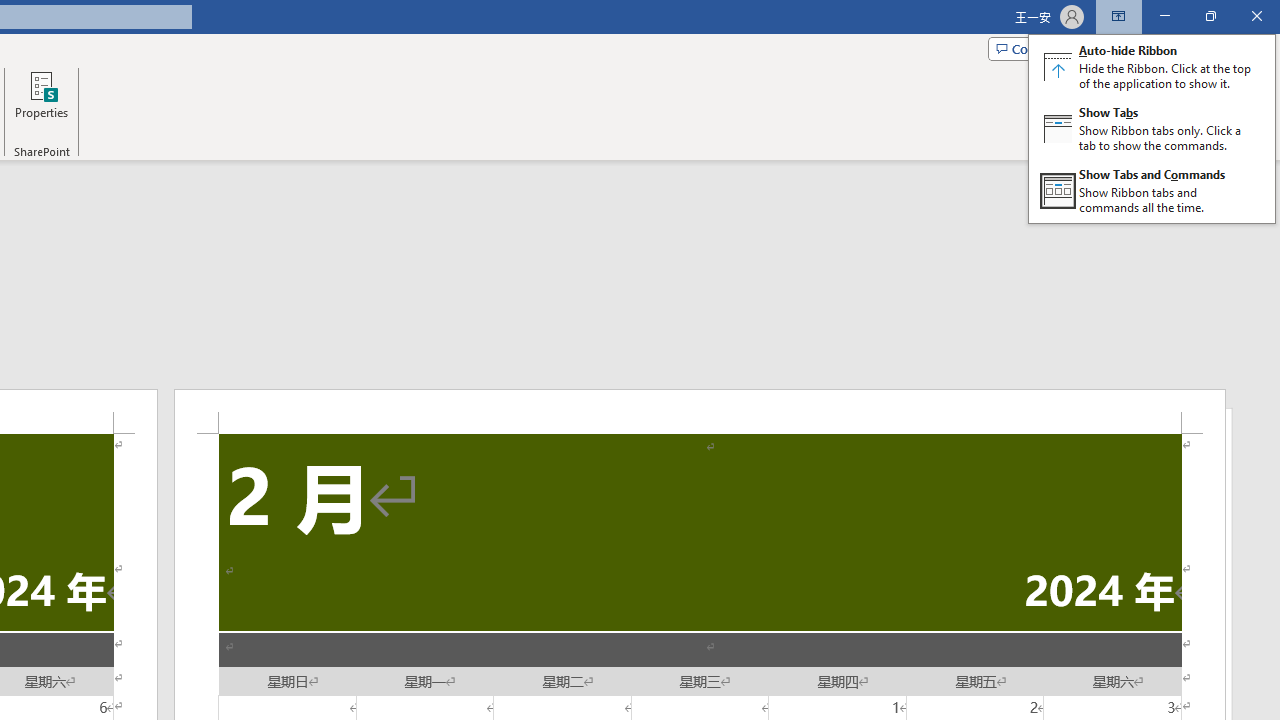 This screenshot has width=1280, height=720. I want to click on 'Ribbon Display Options', so click(1117, 16).